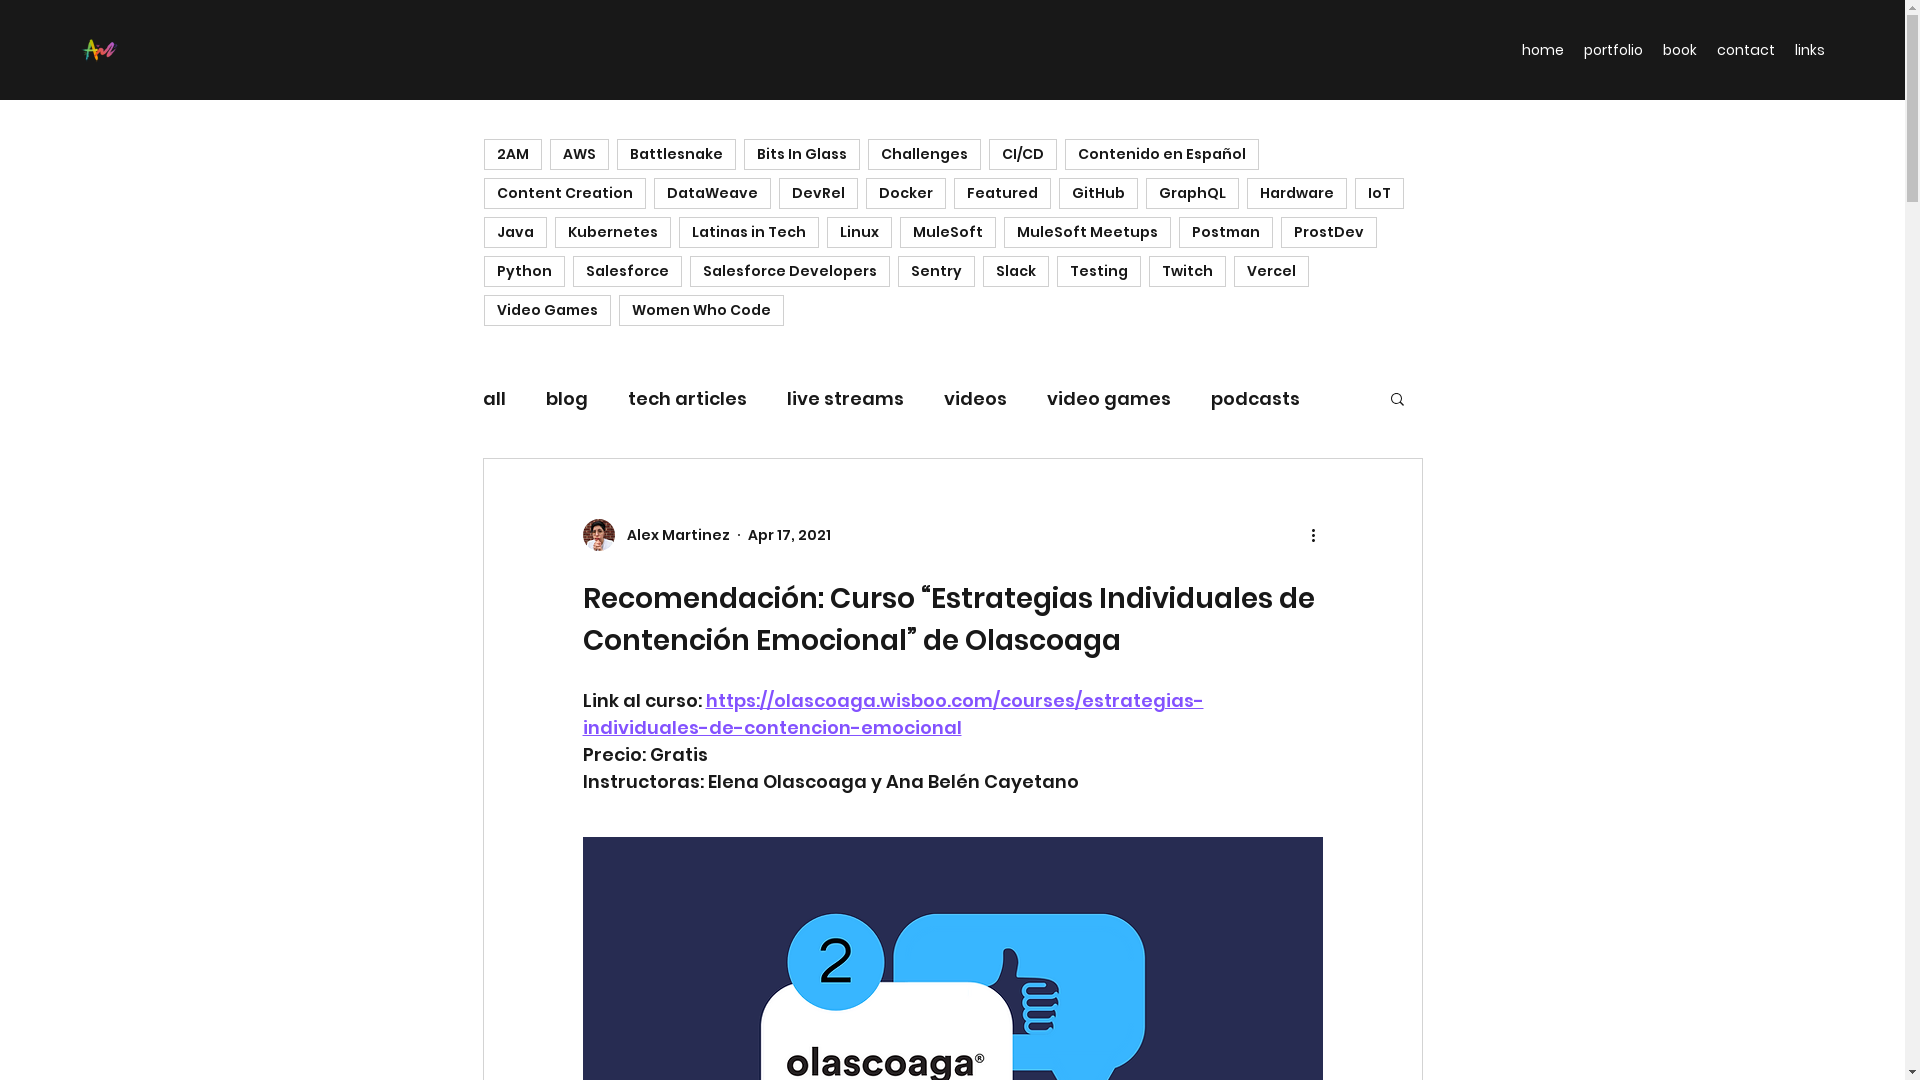  What do you see at coordinates (524, 271) in the screenshot?
I see `'Python'` at bounding box center [524, 271].